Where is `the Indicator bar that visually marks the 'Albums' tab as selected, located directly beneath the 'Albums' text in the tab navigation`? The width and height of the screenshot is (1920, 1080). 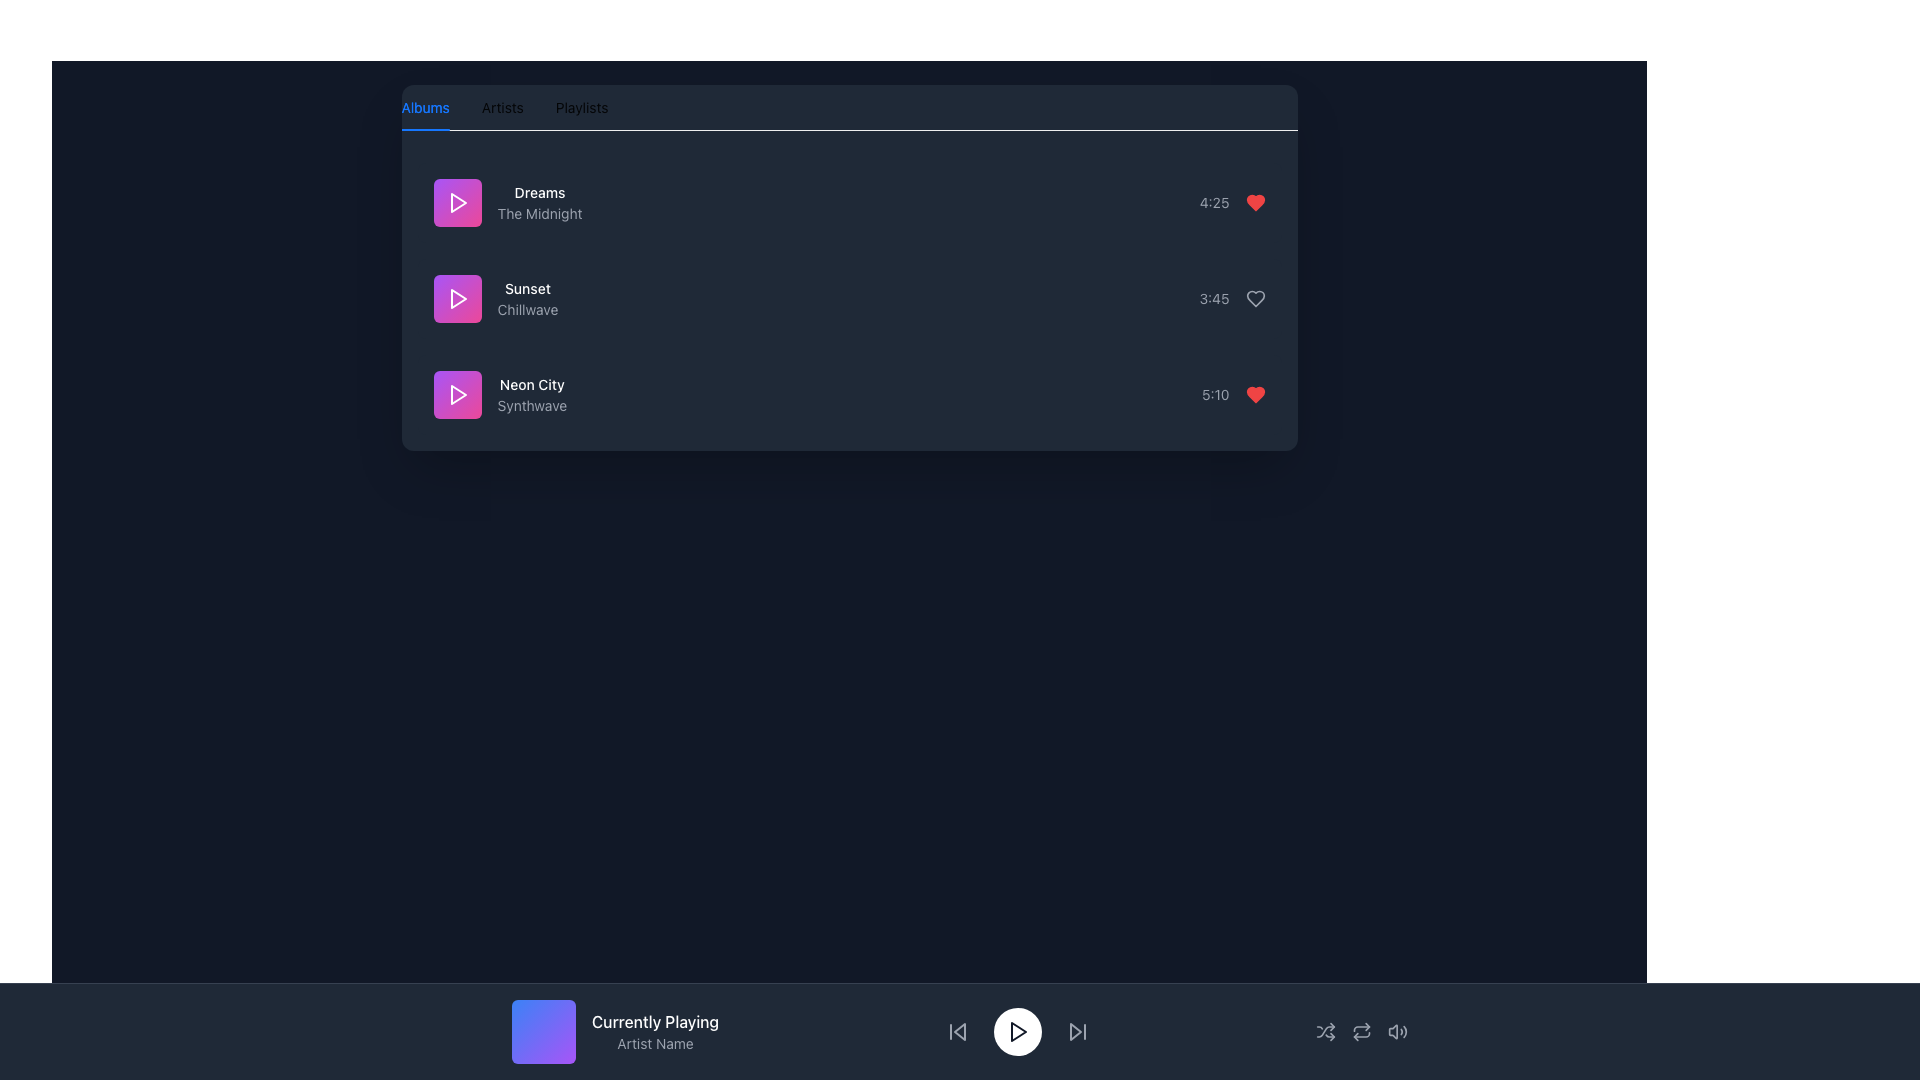
the Indicator bar that visually marks the 'Albums' tab as selected, located directly beneath the 'Albums' text in the tab navigation is located at coordinates (424, 130).